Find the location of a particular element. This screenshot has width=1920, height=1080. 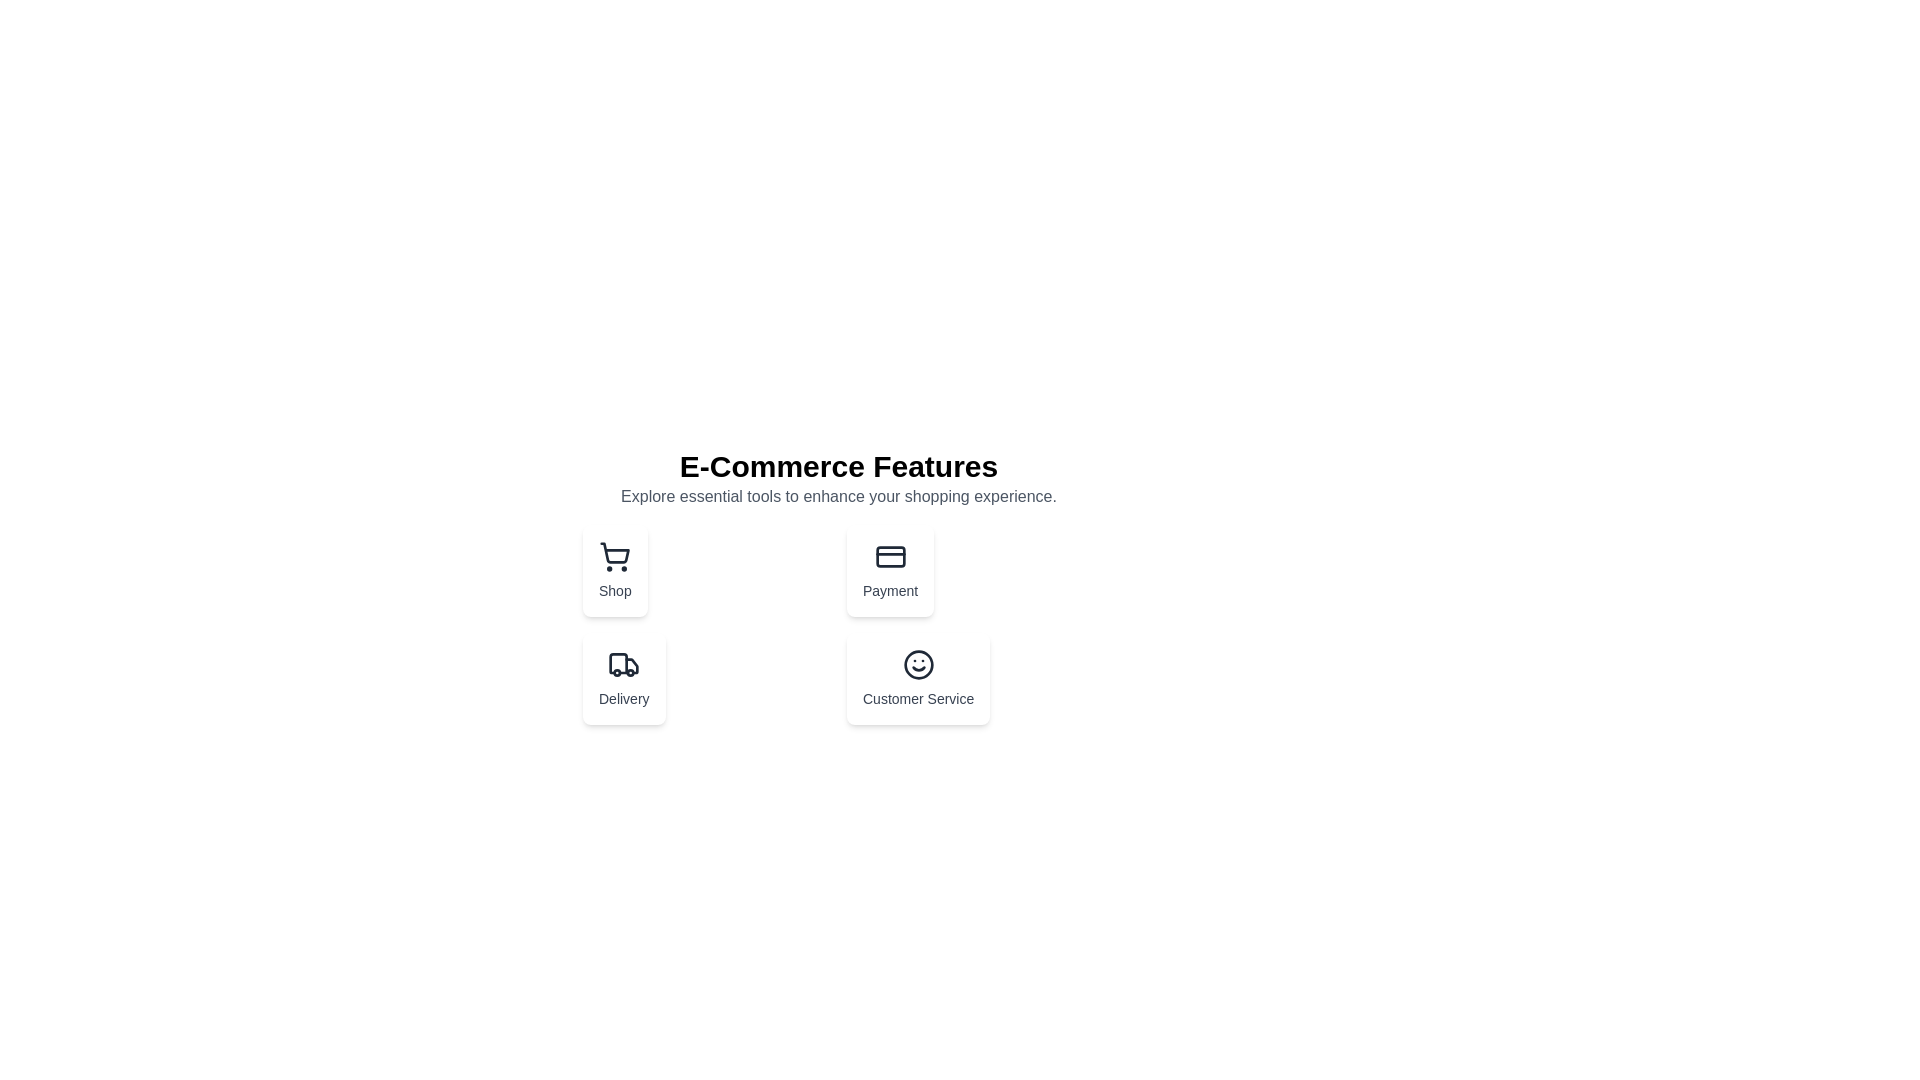

the Button-like card labeled 'Shop' with a shopping cart icon, located at the top-left corner of the 'E-Commerce Features' grid layout is located at coordinates (614, 570).